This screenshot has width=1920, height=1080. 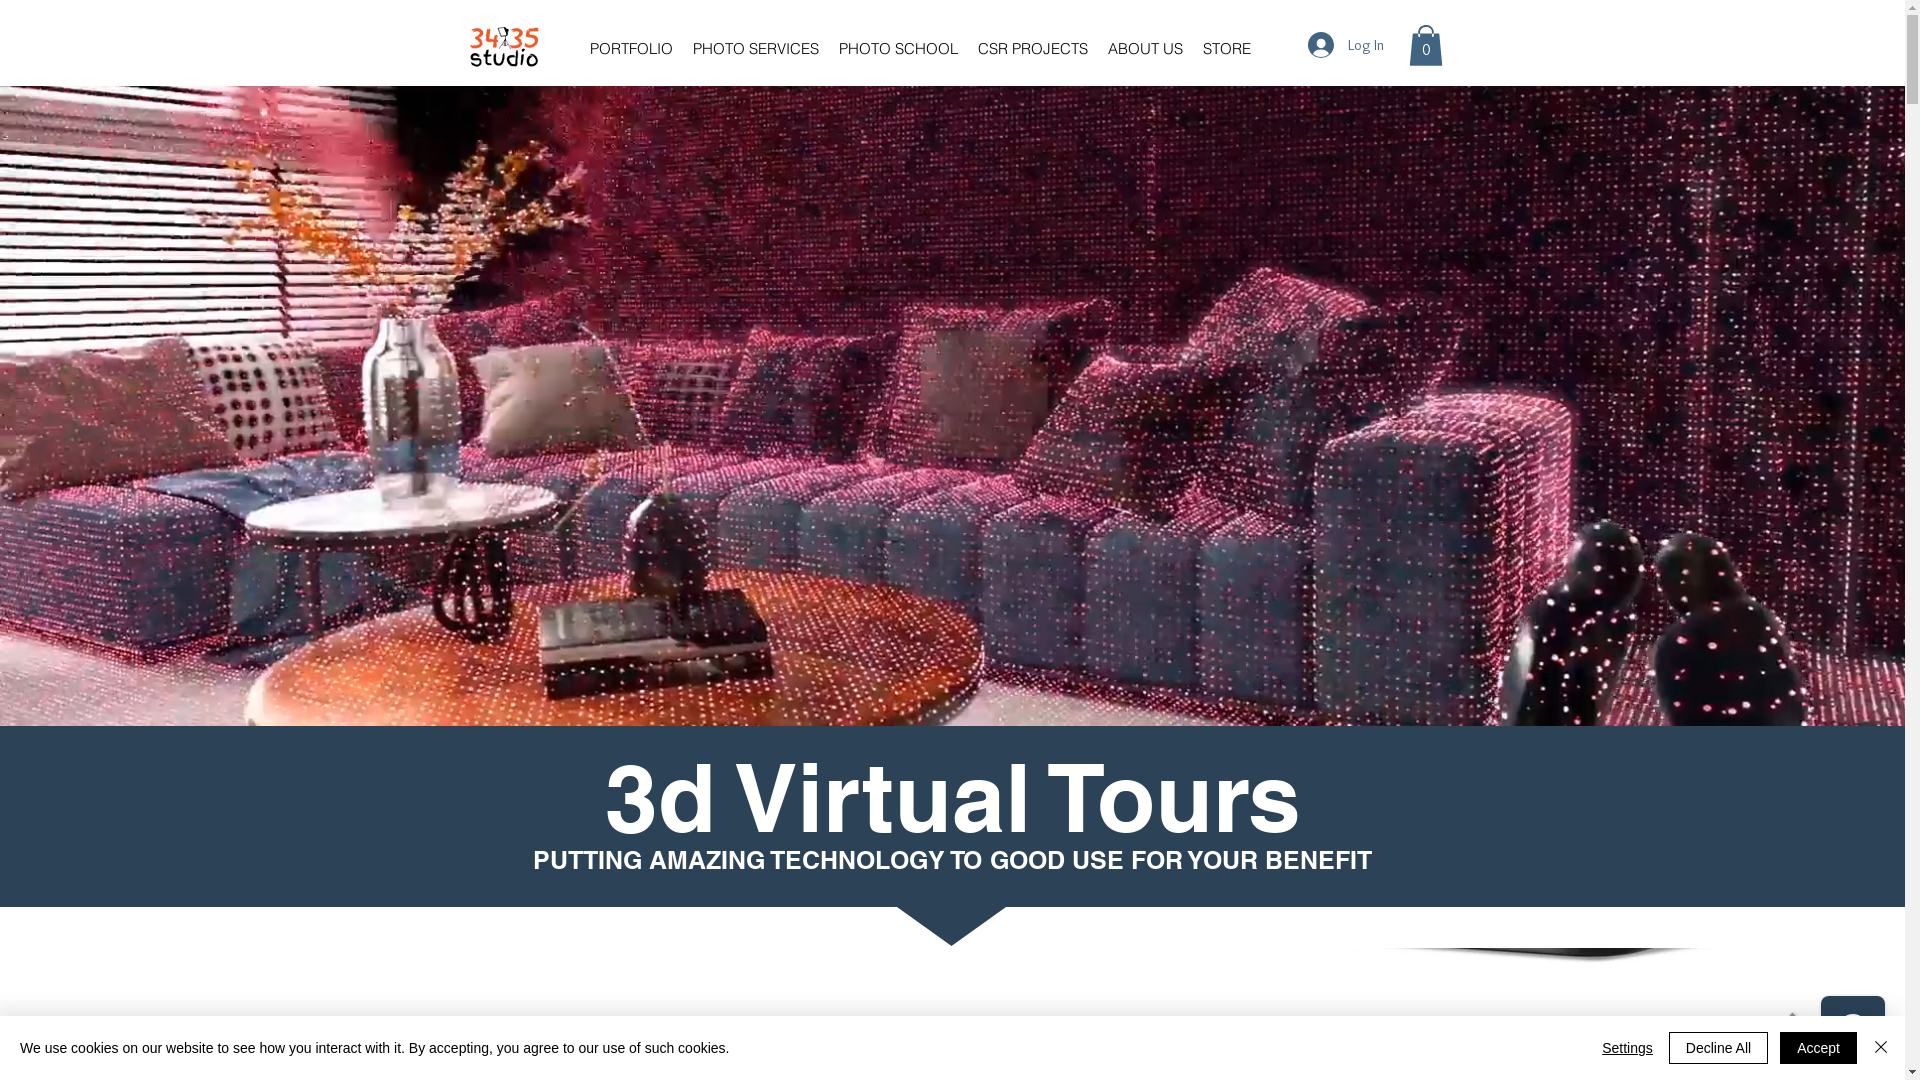 What do you see at coordinates (1032, 47) in the screenshot?
I see `'CSR PROJECTS'` at bounding box center [1032, 47].